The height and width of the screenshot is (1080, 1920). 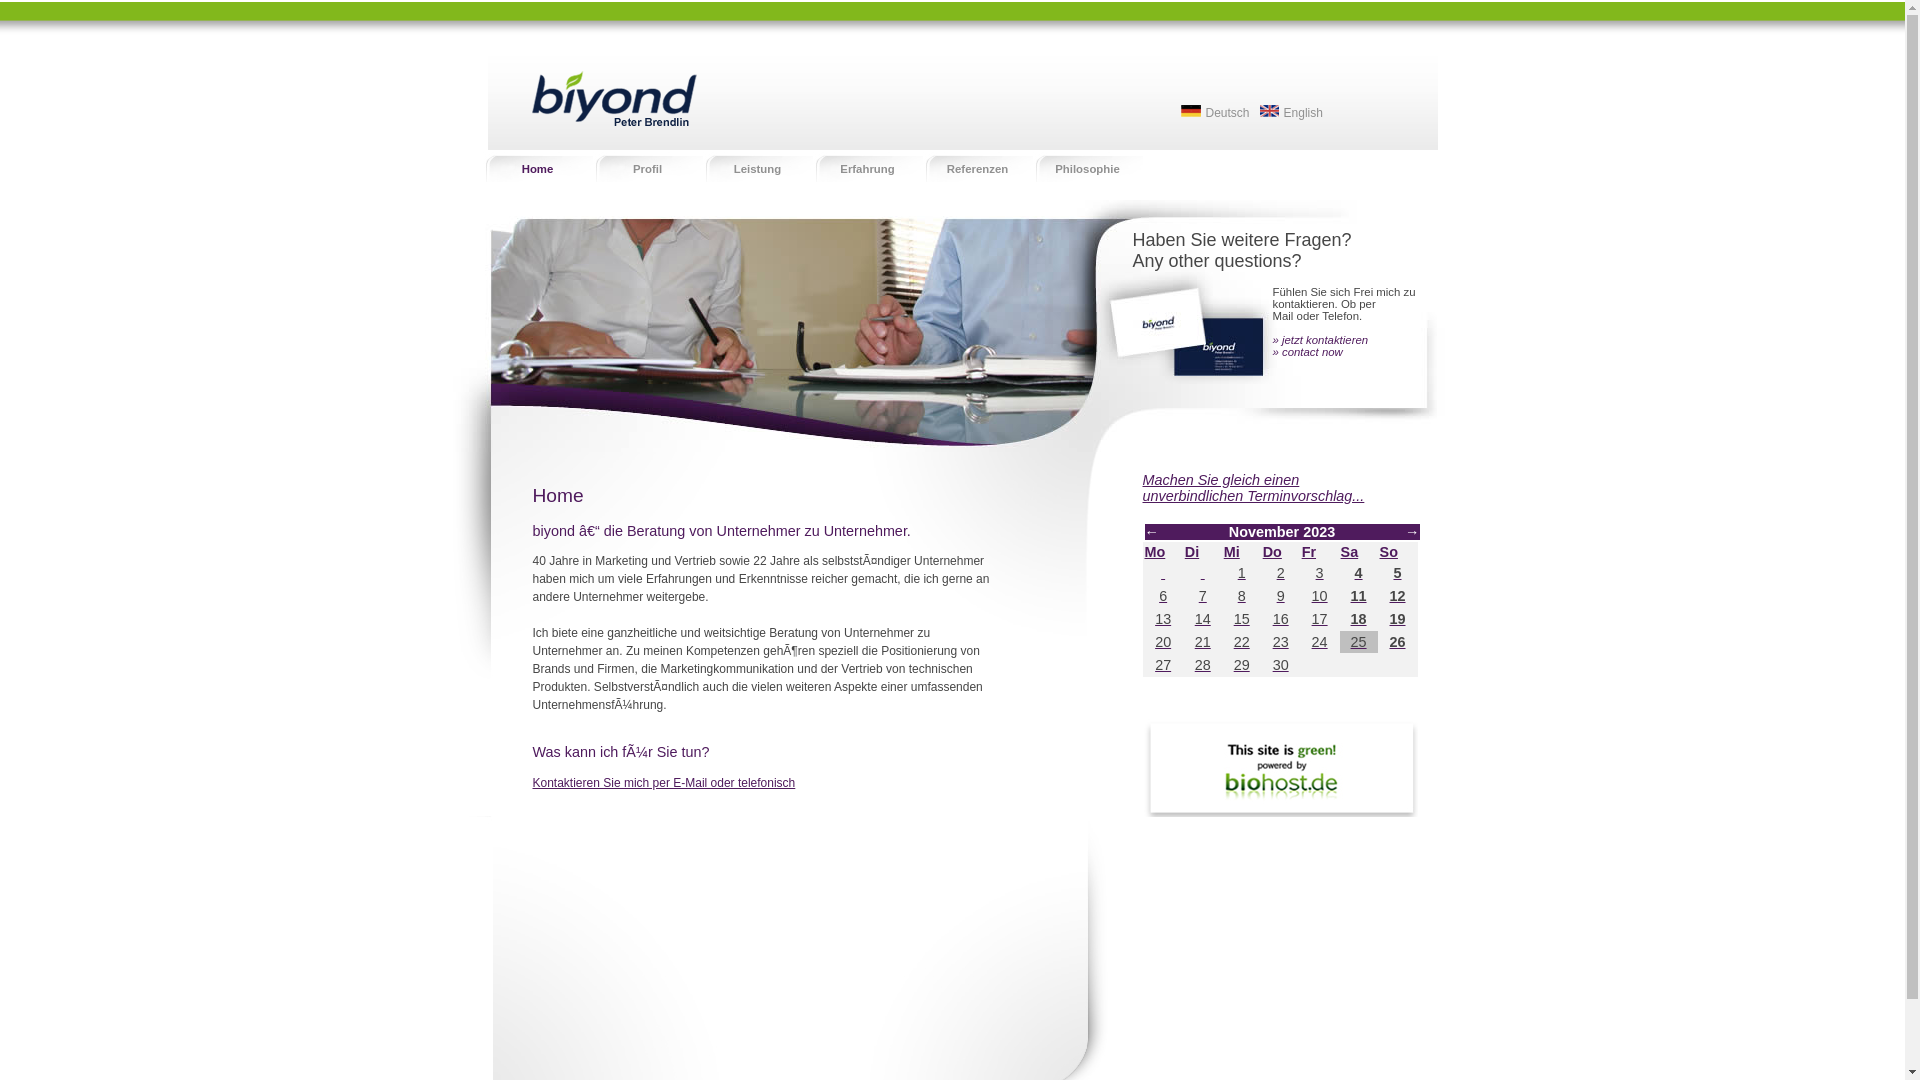 What do you see at coordinates (1281, 573) in the screenshot?
I see `'2'` at bounding box center [1281, 573].